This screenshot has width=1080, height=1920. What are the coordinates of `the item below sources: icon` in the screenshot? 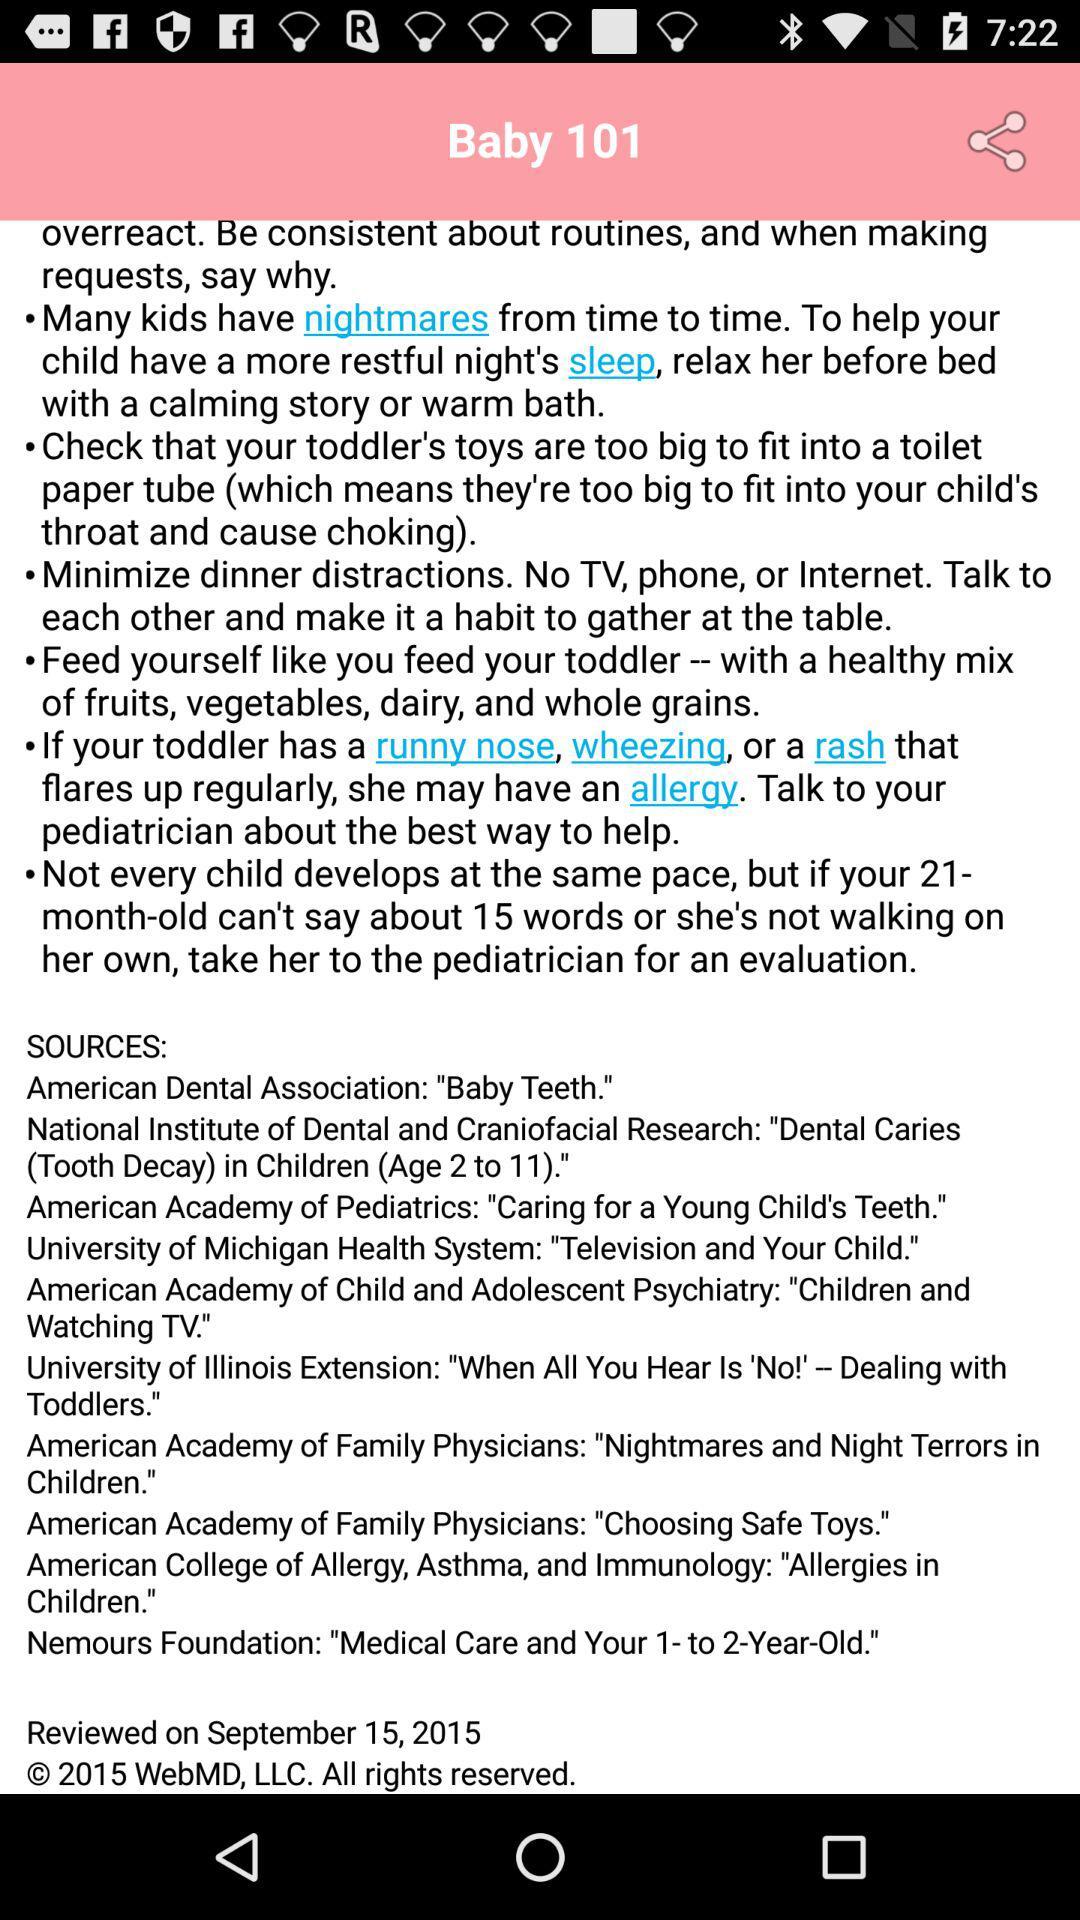 It's located at (540, 1085).